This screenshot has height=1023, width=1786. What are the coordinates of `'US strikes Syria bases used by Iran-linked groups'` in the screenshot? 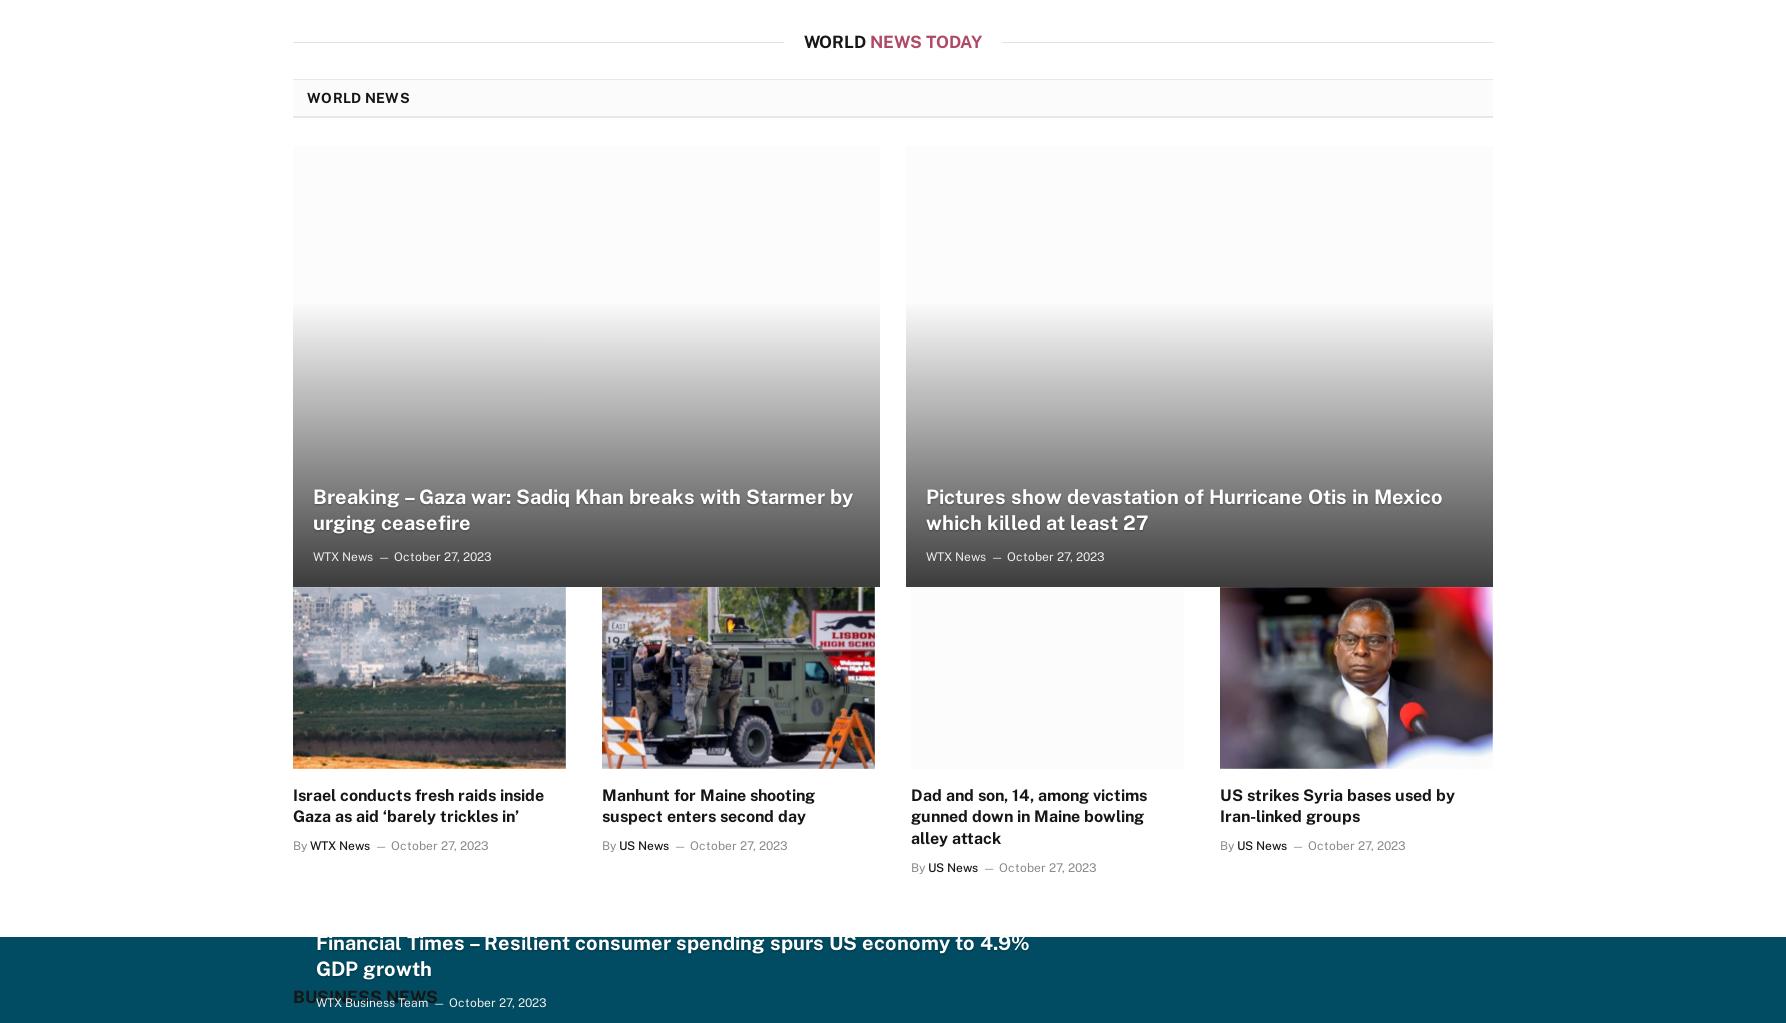 It's located at (1337, 805).